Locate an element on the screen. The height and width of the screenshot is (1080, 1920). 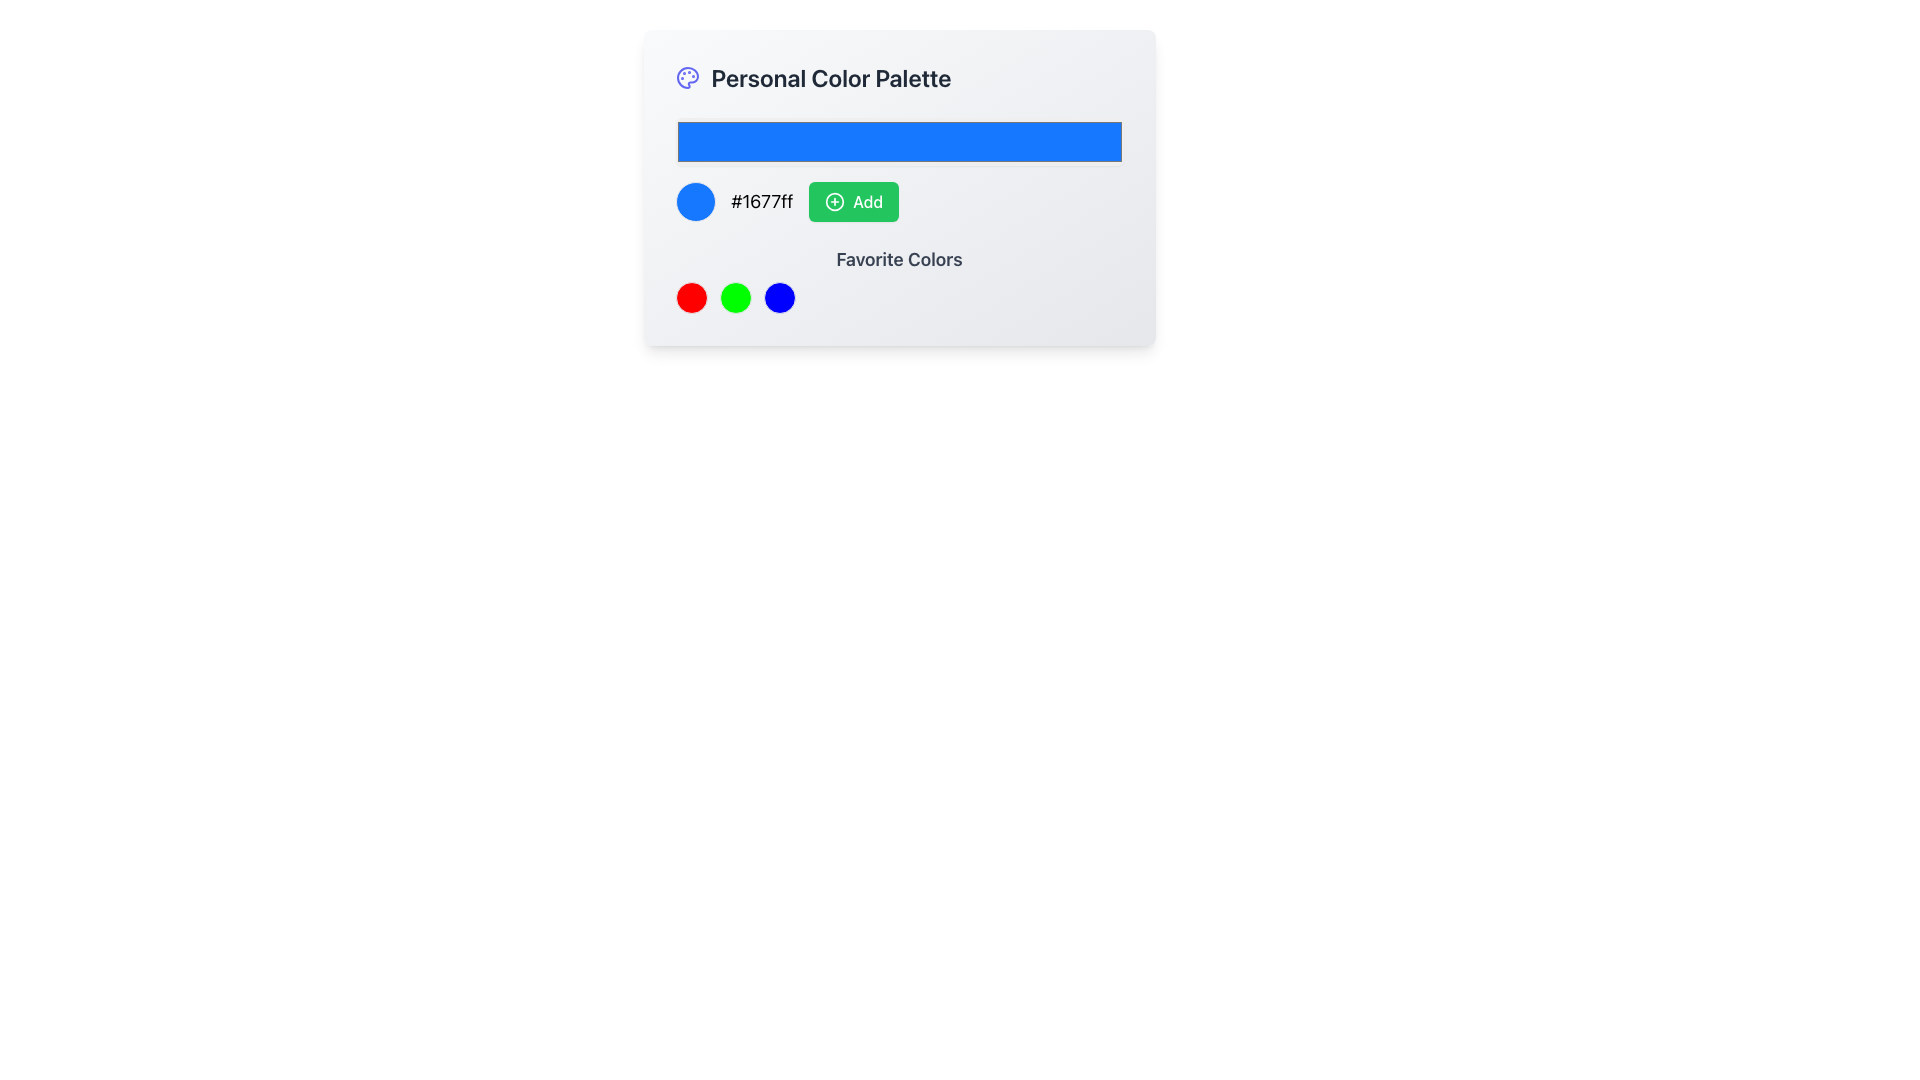
the second circle in the 'Favorite Colors' group is located at coordinates (734, 297).